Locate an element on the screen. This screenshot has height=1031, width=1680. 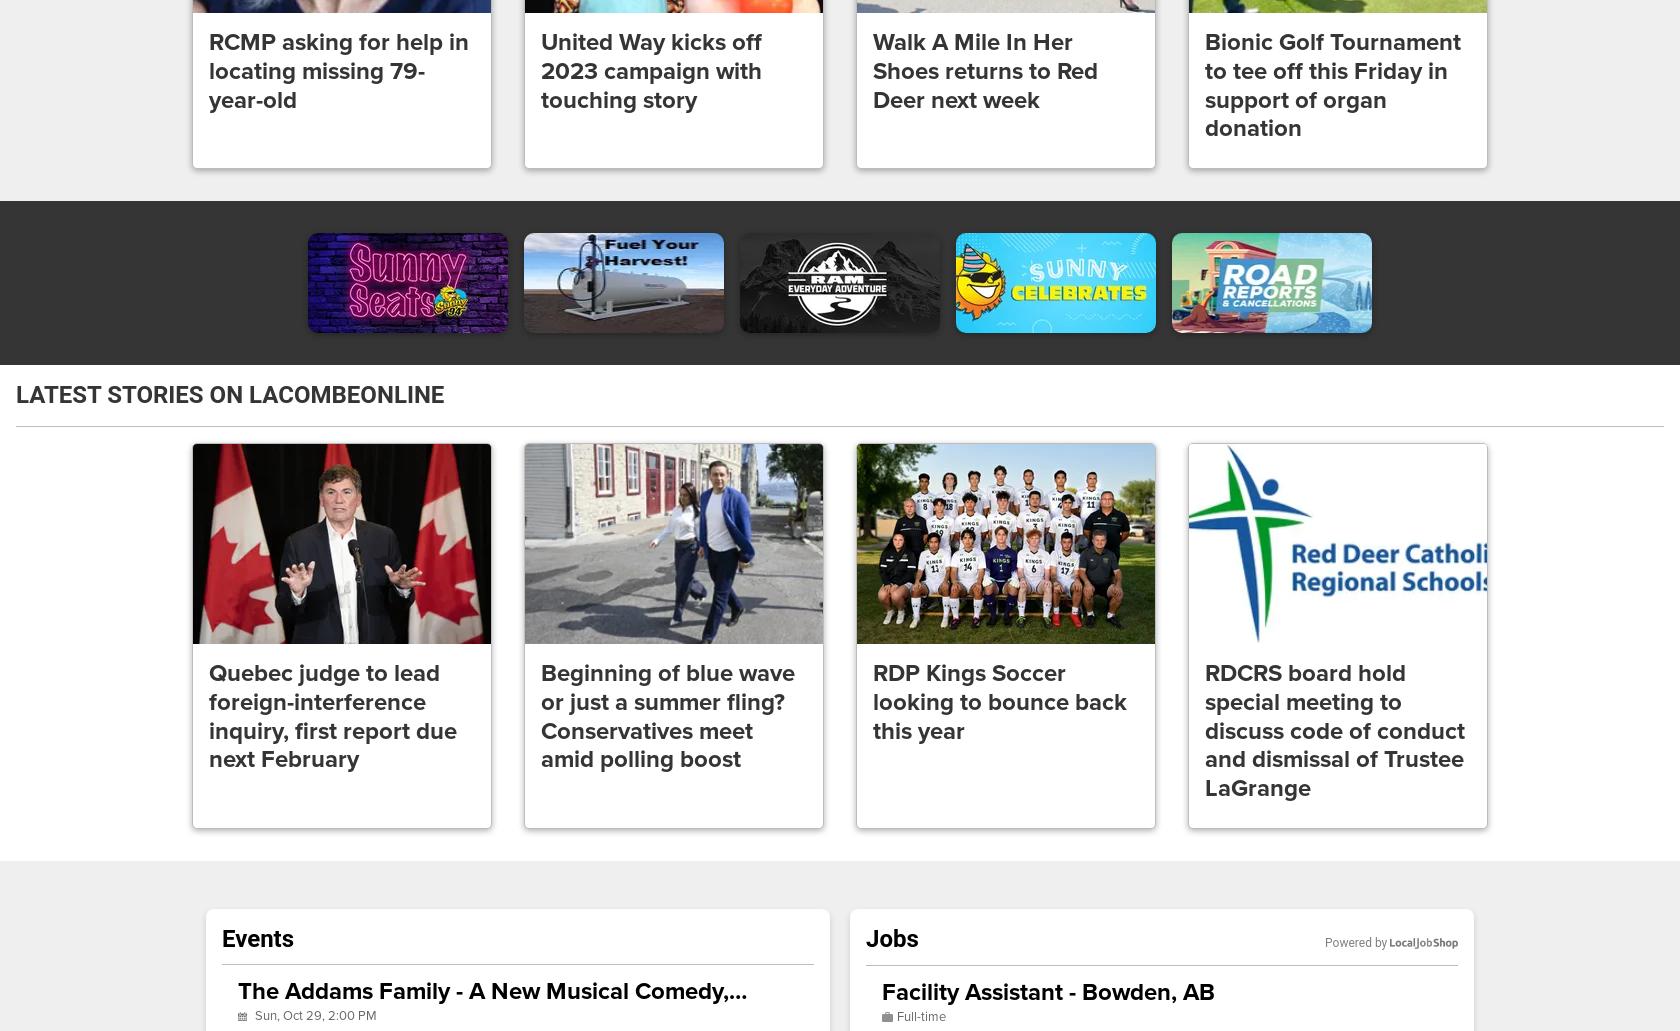
'Jobs' is located at coordinates (892, 938).